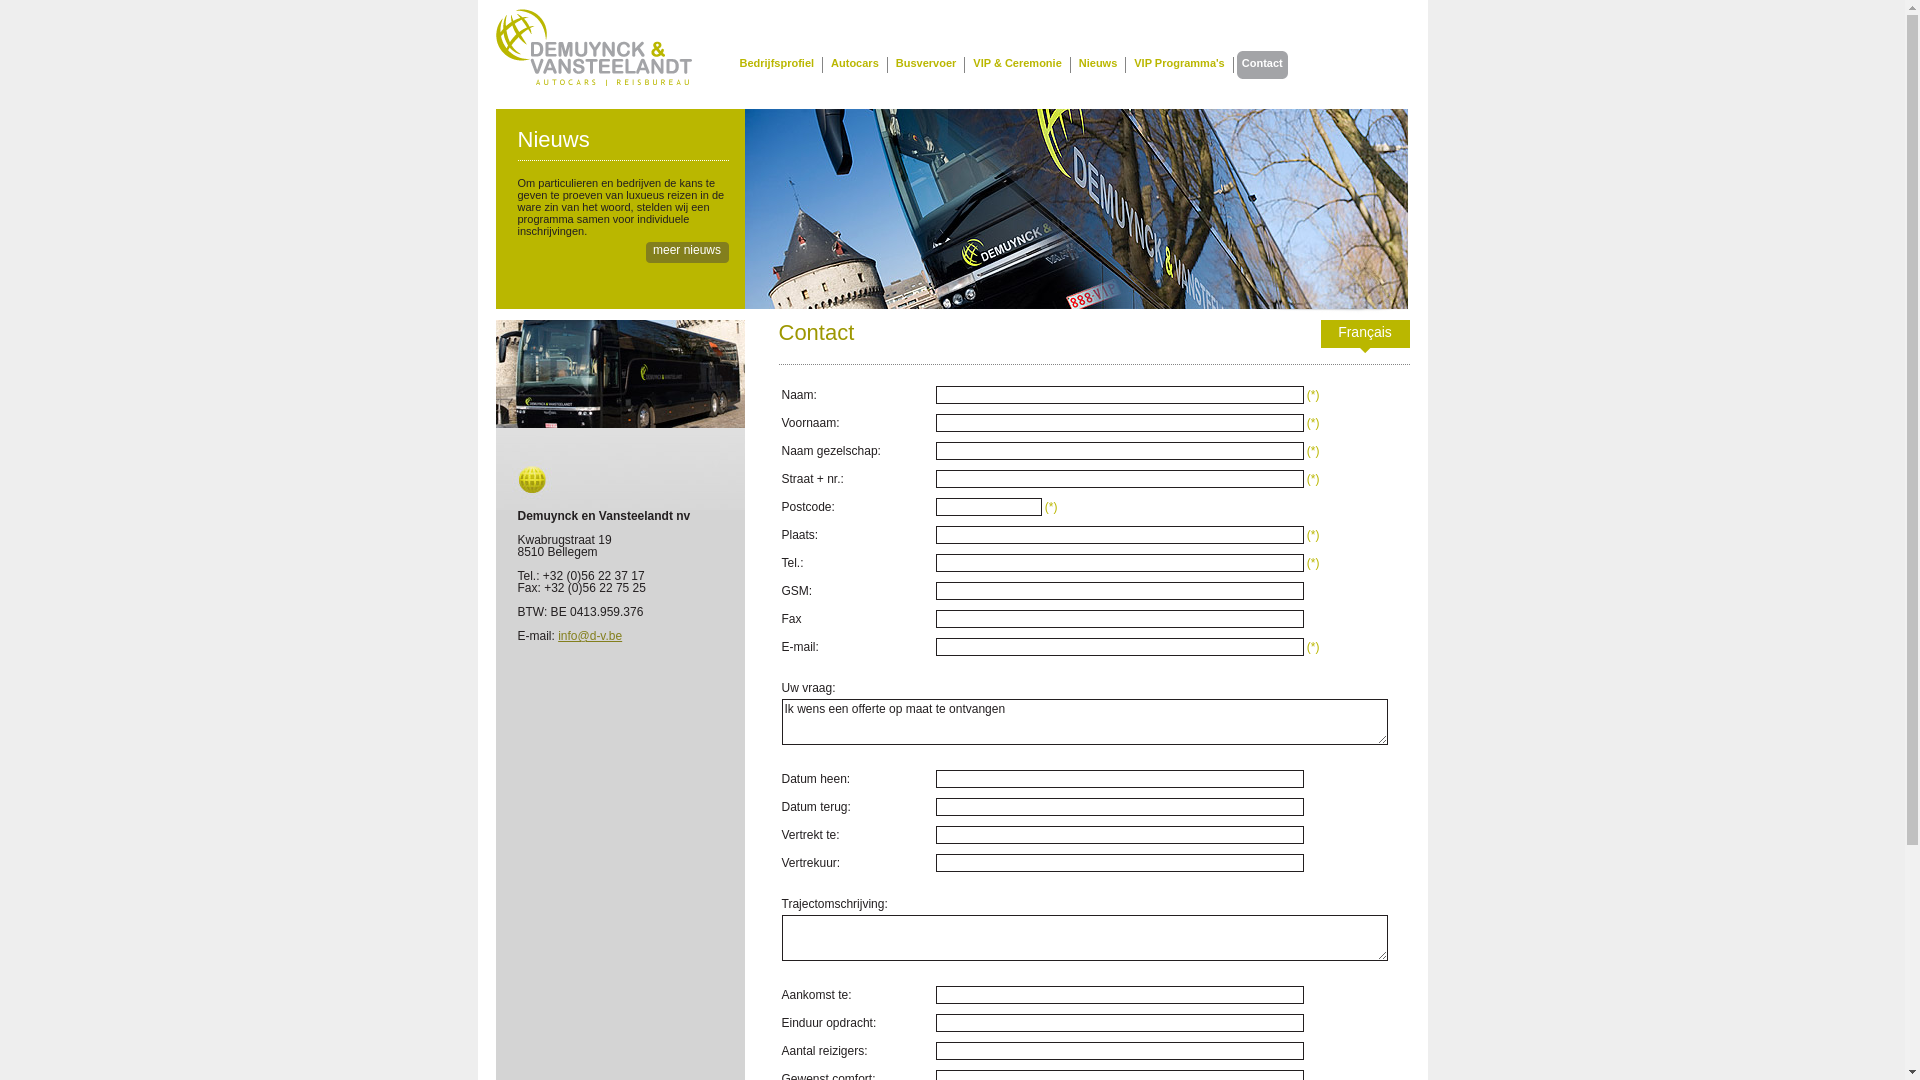 The width and height of the screenshot is (1920, 1080). I want to click on 'Busvervoer', so click(925, 64).